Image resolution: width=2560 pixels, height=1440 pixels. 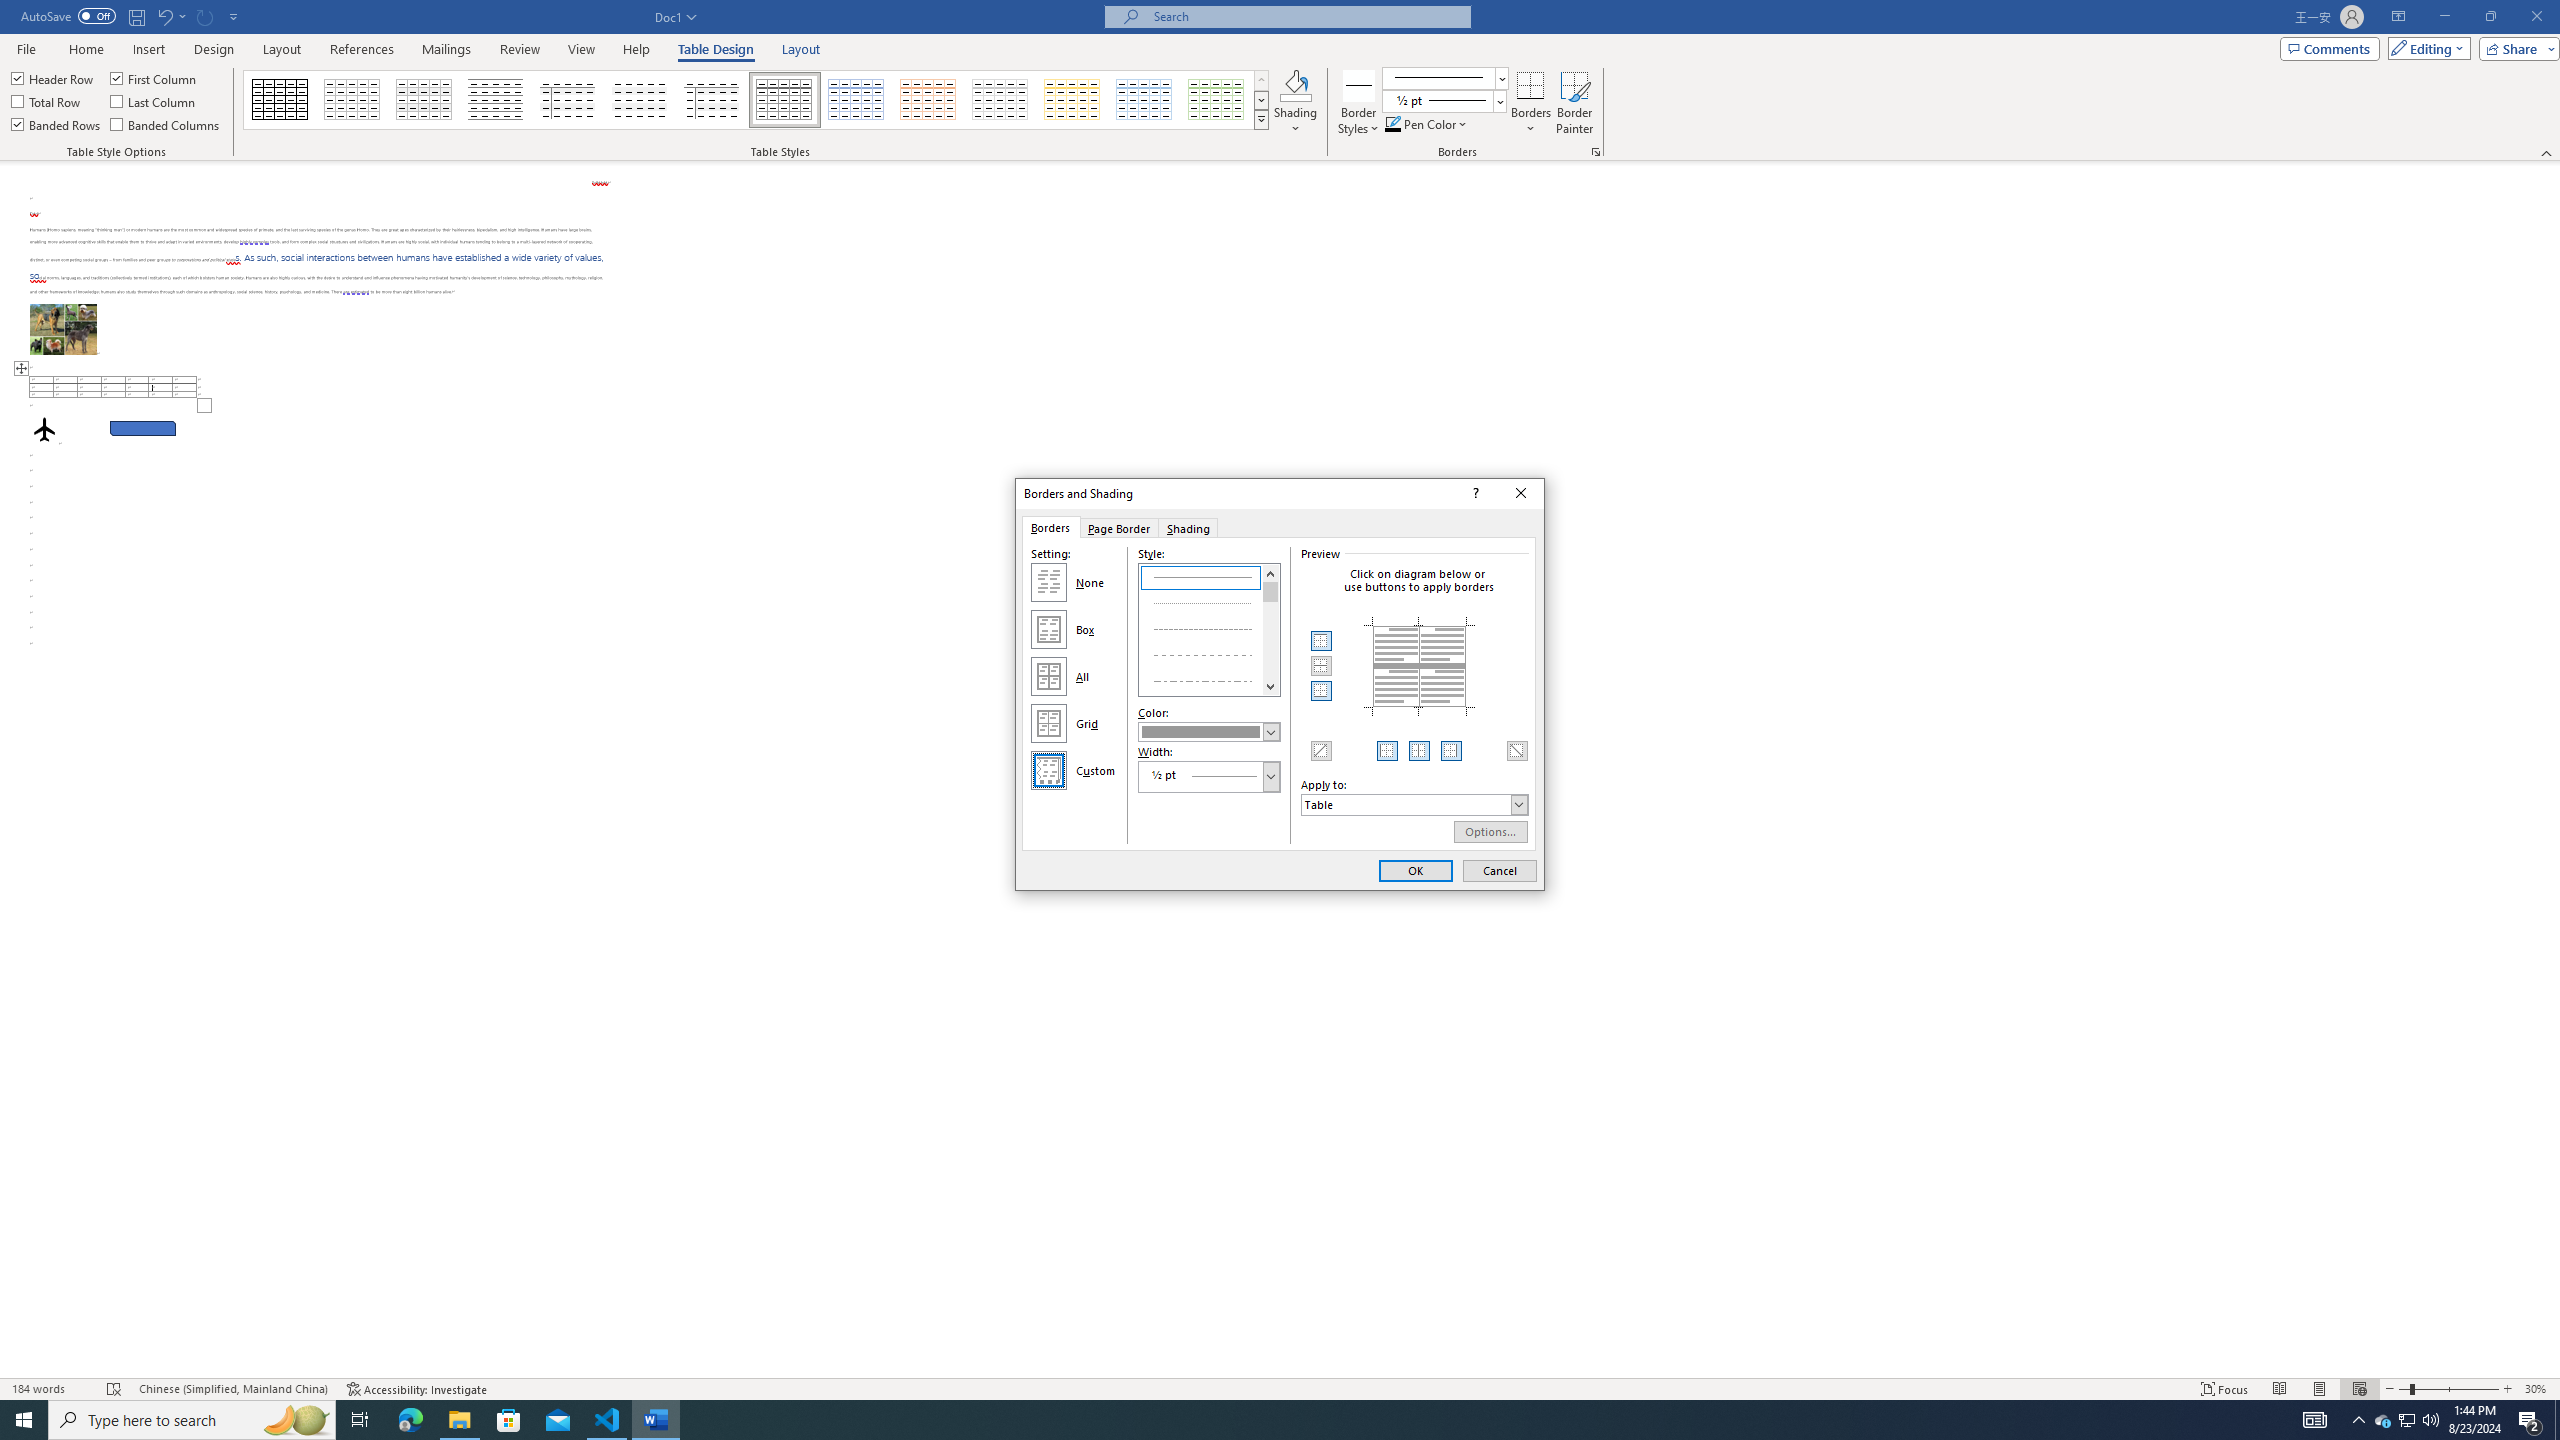 What do you see at coordinates (1215, 99) in the screenshot?
I see `'Grid Table 1 Light - Accent 6'` at bounding box center [1215, 99].